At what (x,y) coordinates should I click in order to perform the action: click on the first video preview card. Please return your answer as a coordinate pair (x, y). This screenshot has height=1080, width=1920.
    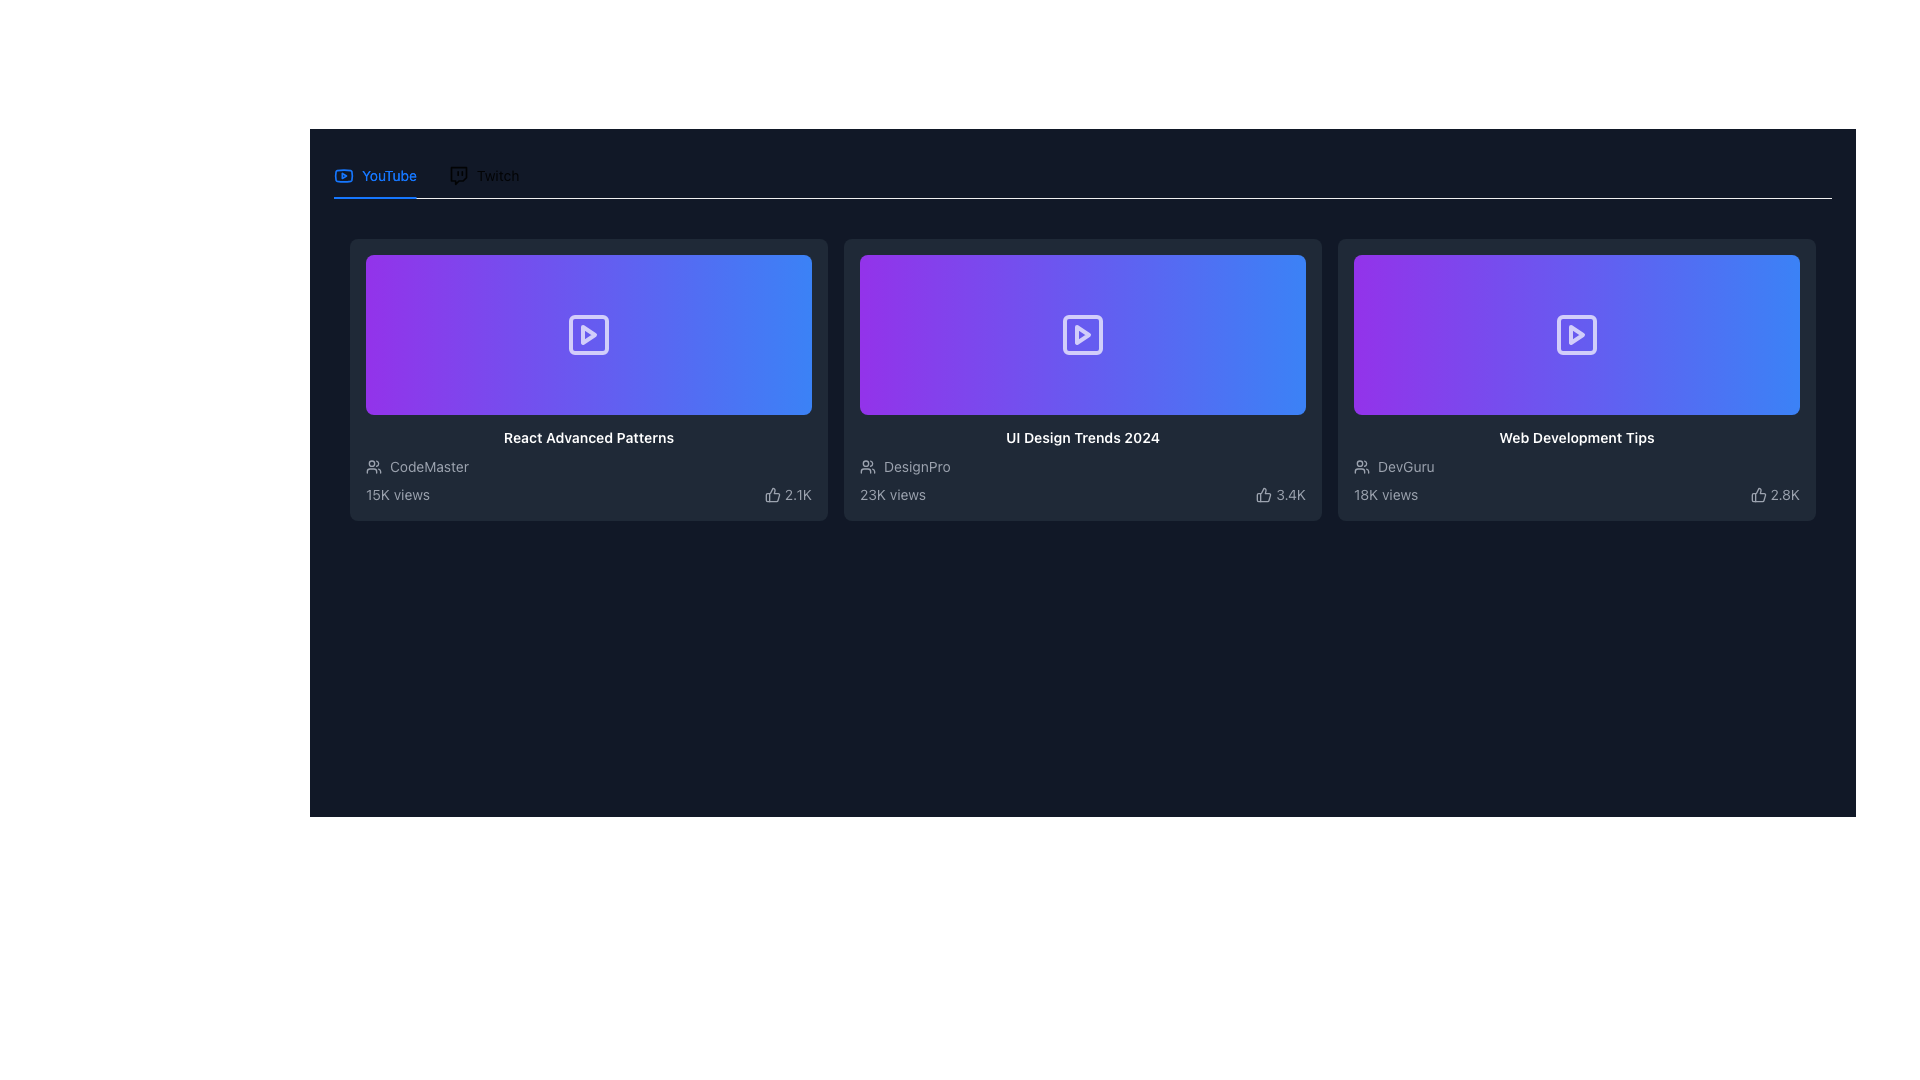
    Looking at the image, I should click on (588, 380).